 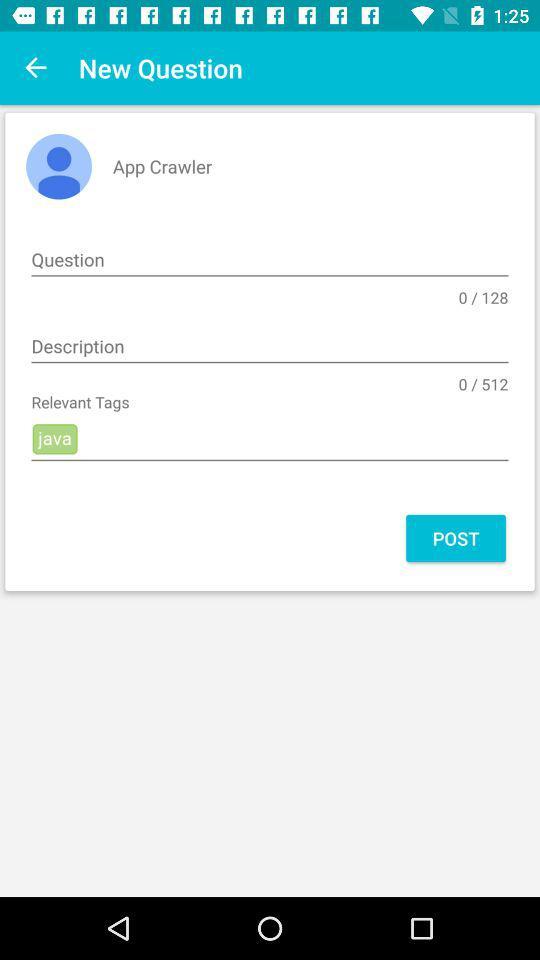 What do you see at coordinates (270, 259) in the screenshot?
I see `question` at bounding box center [270, 259].